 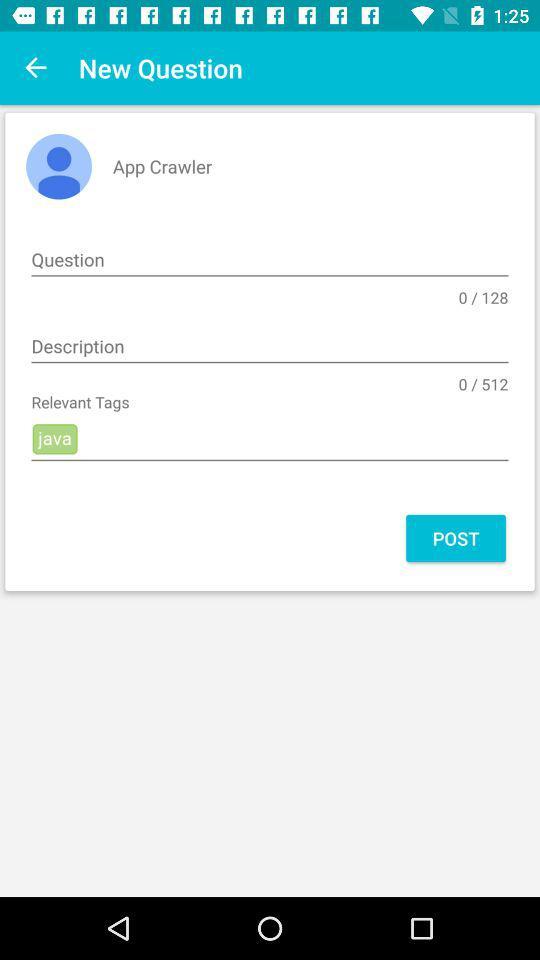 What do you see at coordinates (270, 259) in the screenshot?
I see `question` at bounding box center [270, 259].